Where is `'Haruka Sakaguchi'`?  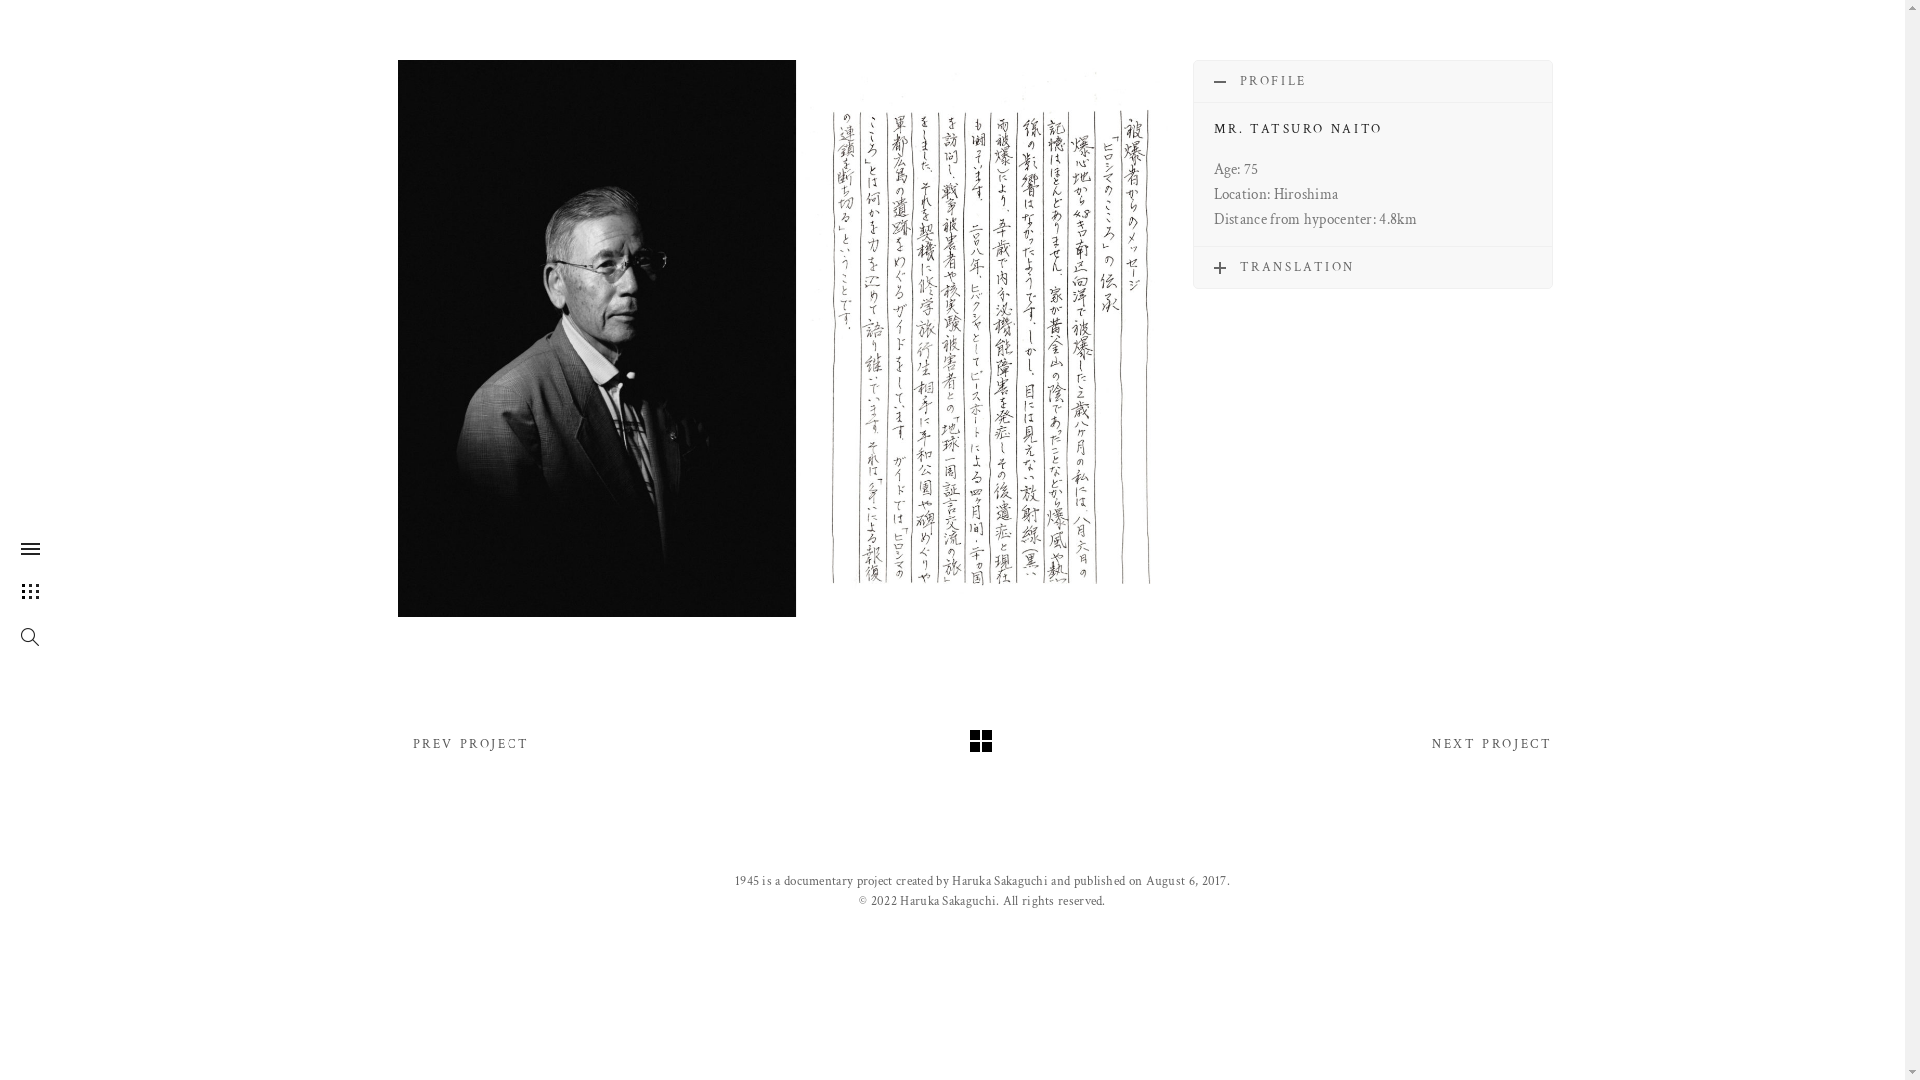
'Haruka Sakaguchi' is located at coordinates (899, 901).